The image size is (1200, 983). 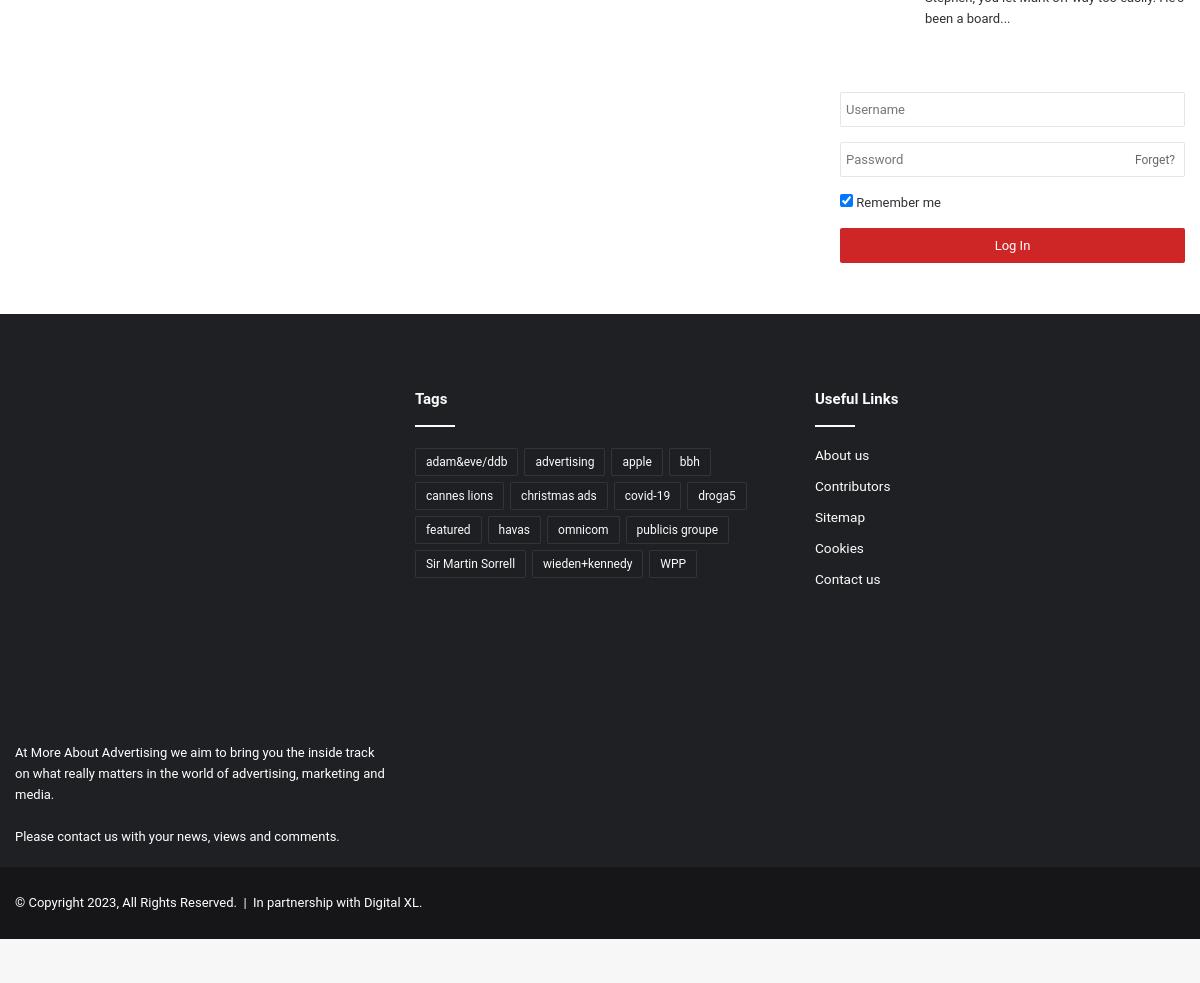 I want to click on '.', so click(x=420, y=901).